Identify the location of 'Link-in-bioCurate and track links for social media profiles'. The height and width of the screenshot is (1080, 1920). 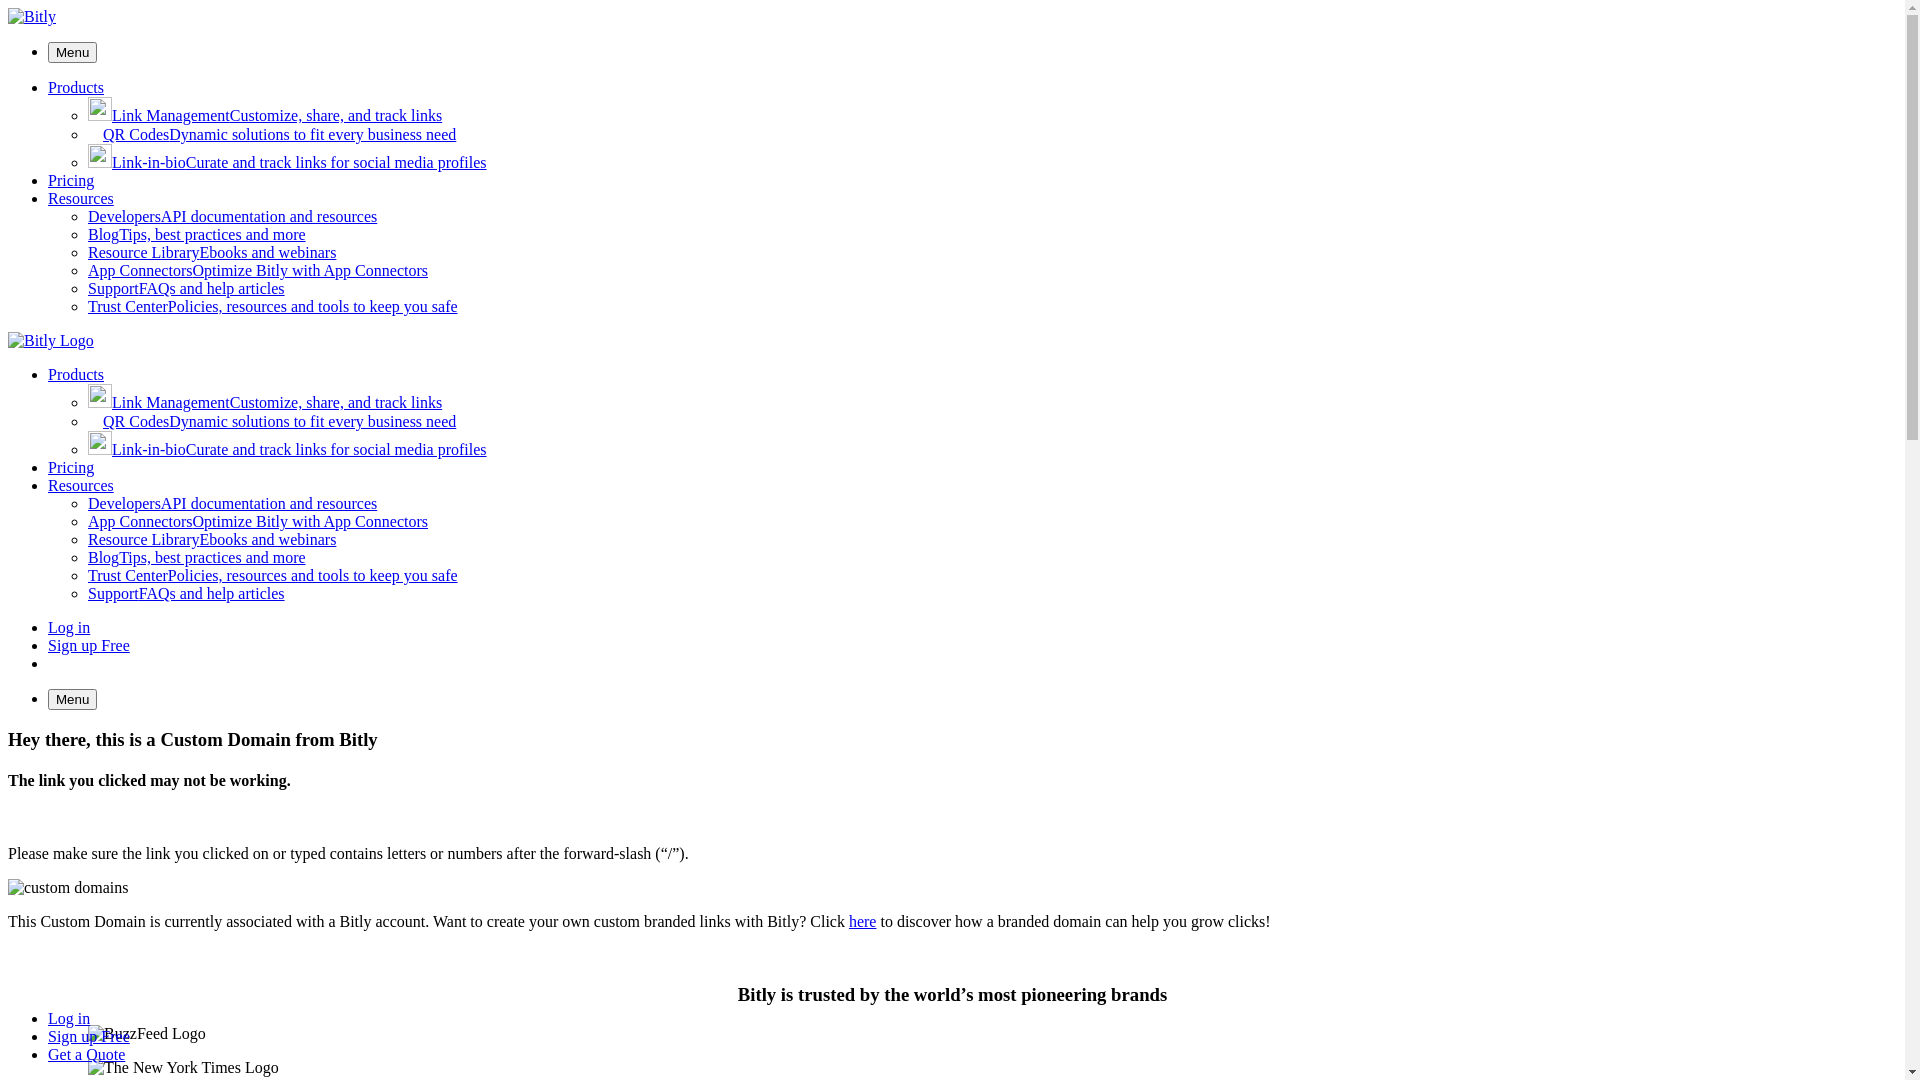
(286, 161).